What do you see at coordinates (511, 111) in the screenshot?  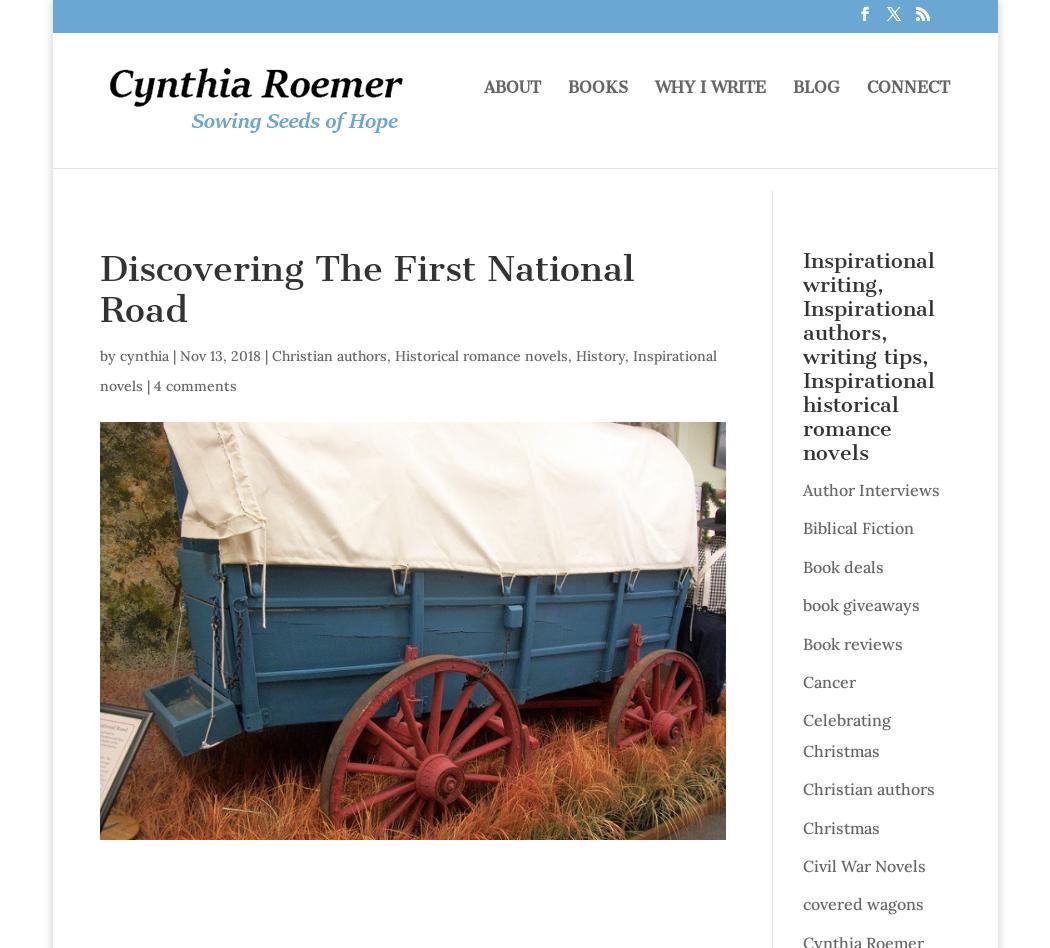 I see `'ABOUT'` at bounding box center [511, 111].